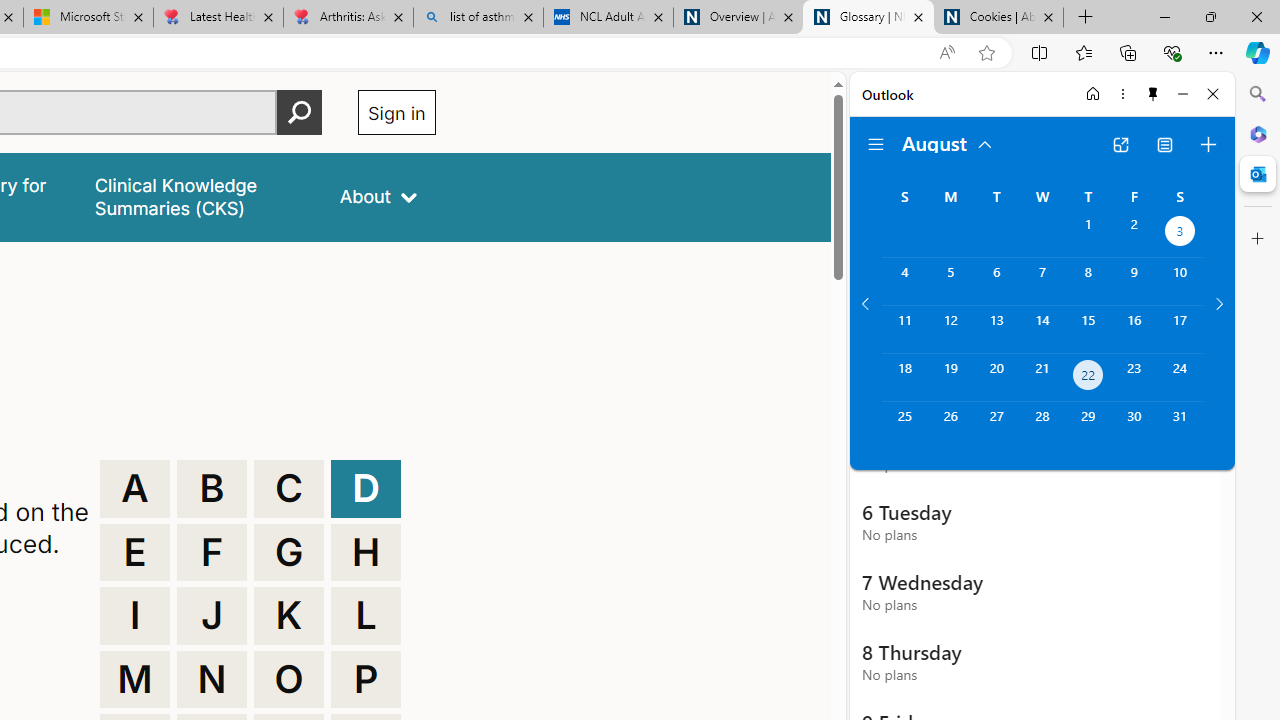  Describe the element at coordinates (945, 52) in the screenshot. I see `'Read aloud this page (Ctrl+Shift+U)'` at that location.